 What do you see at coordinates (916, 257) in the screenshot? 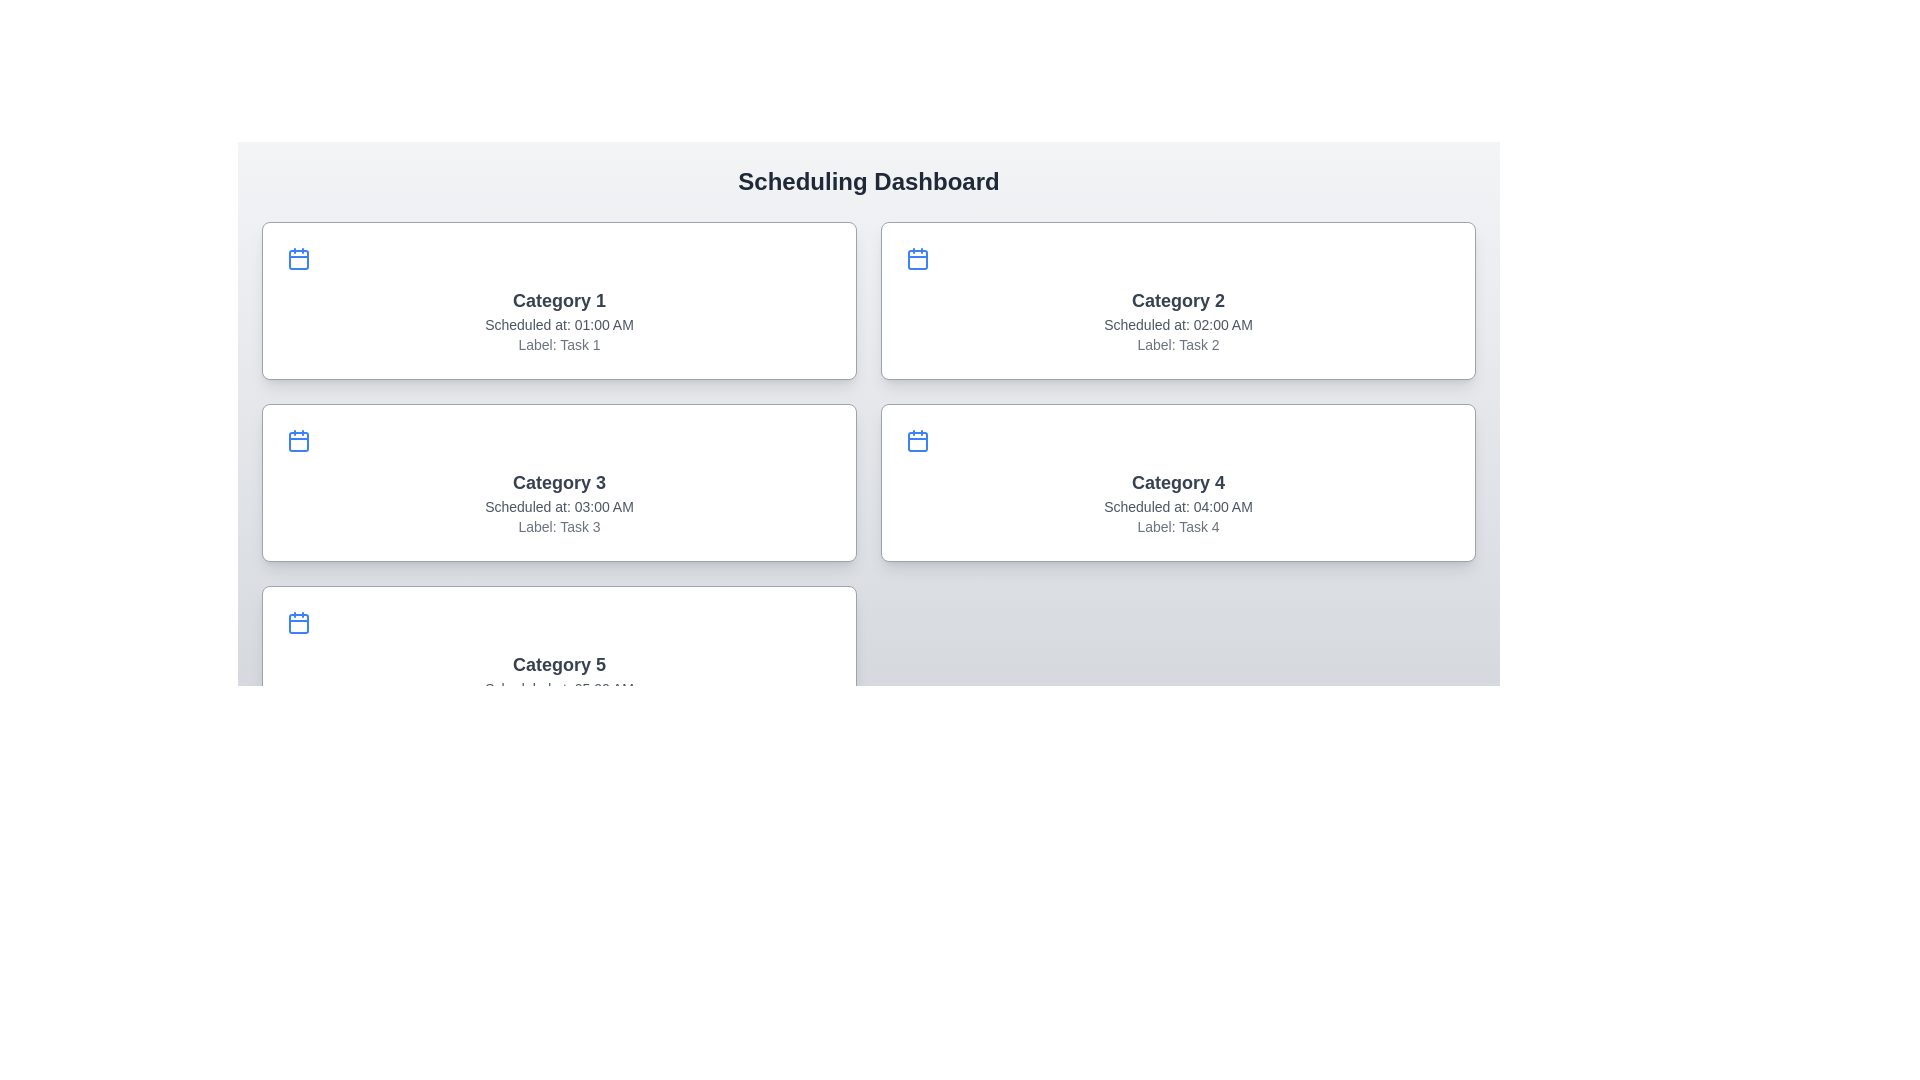
I see `the scheduling icon located at the top-left corner of the card titled 'Category 2', which is in the second column of the top row` at bounding box center [916, 257].